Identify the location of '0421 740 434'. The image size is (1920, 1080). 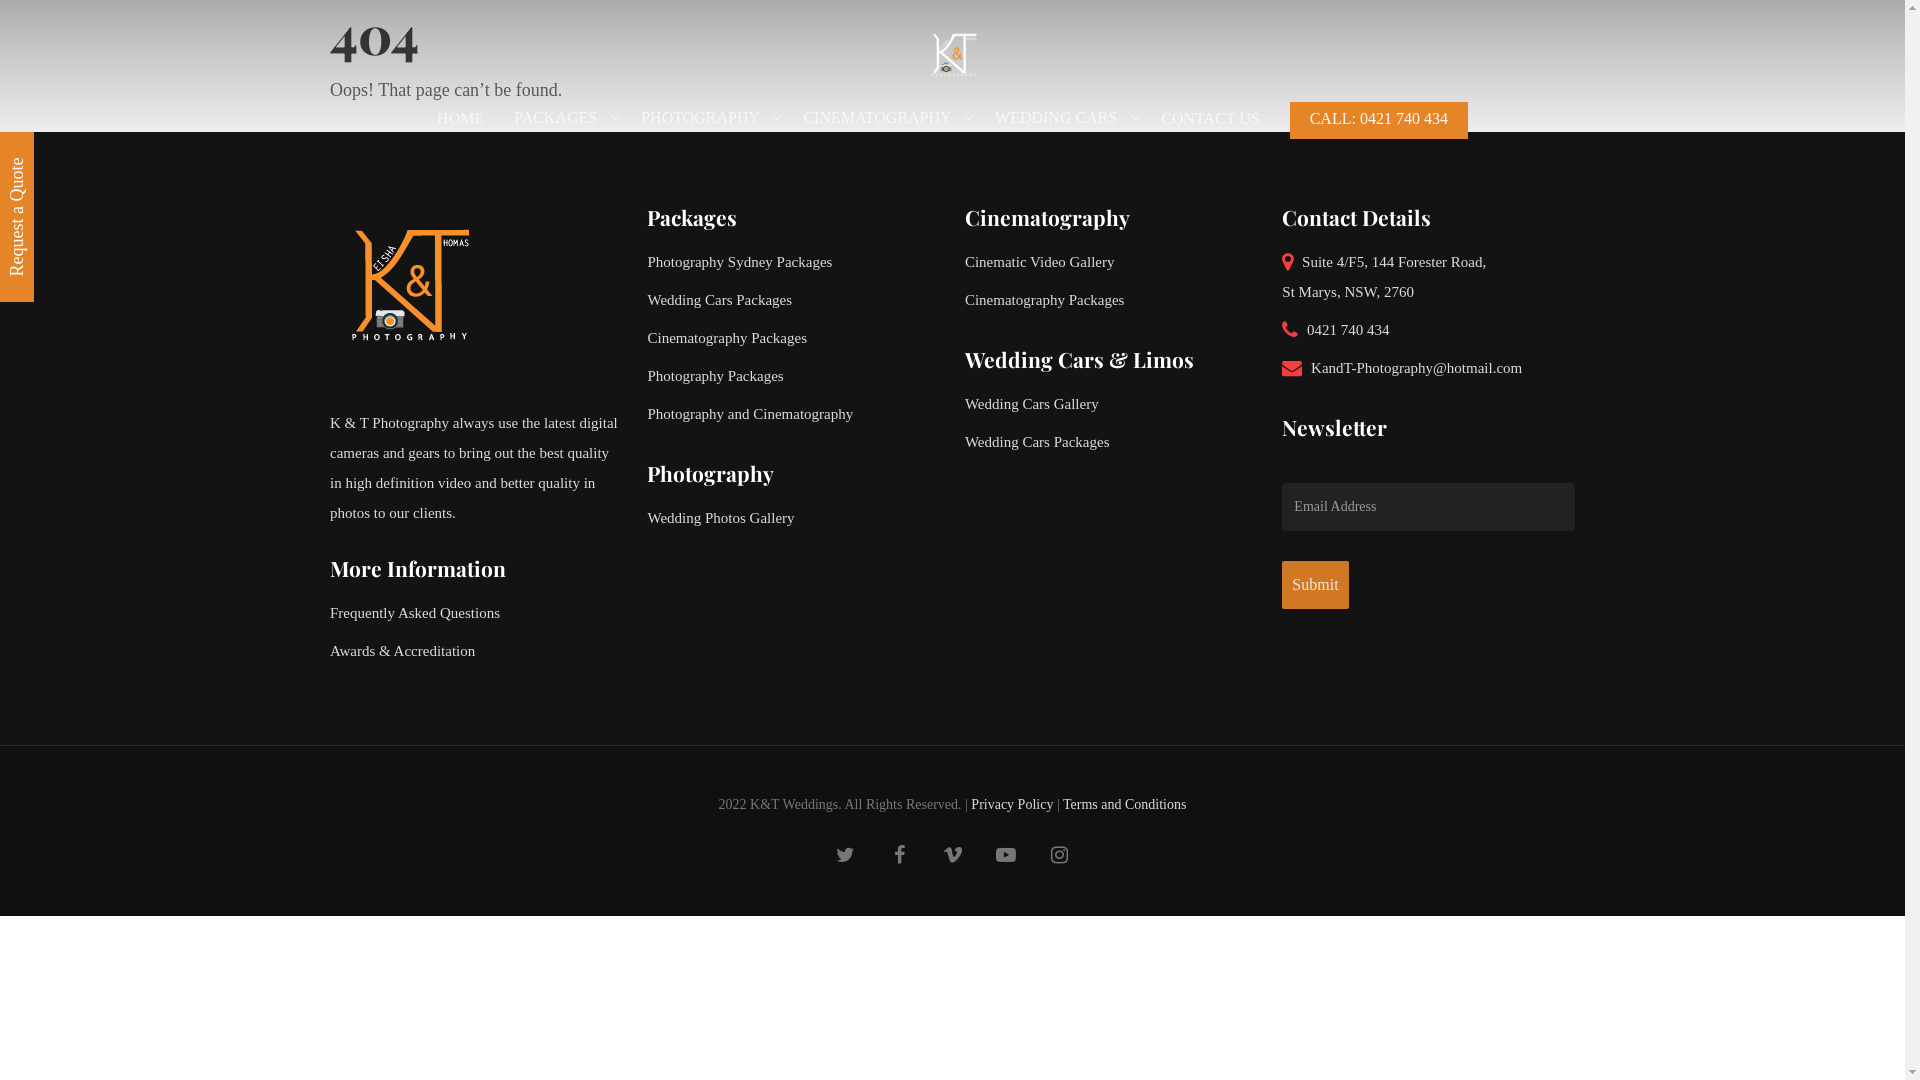
(1427, 329).